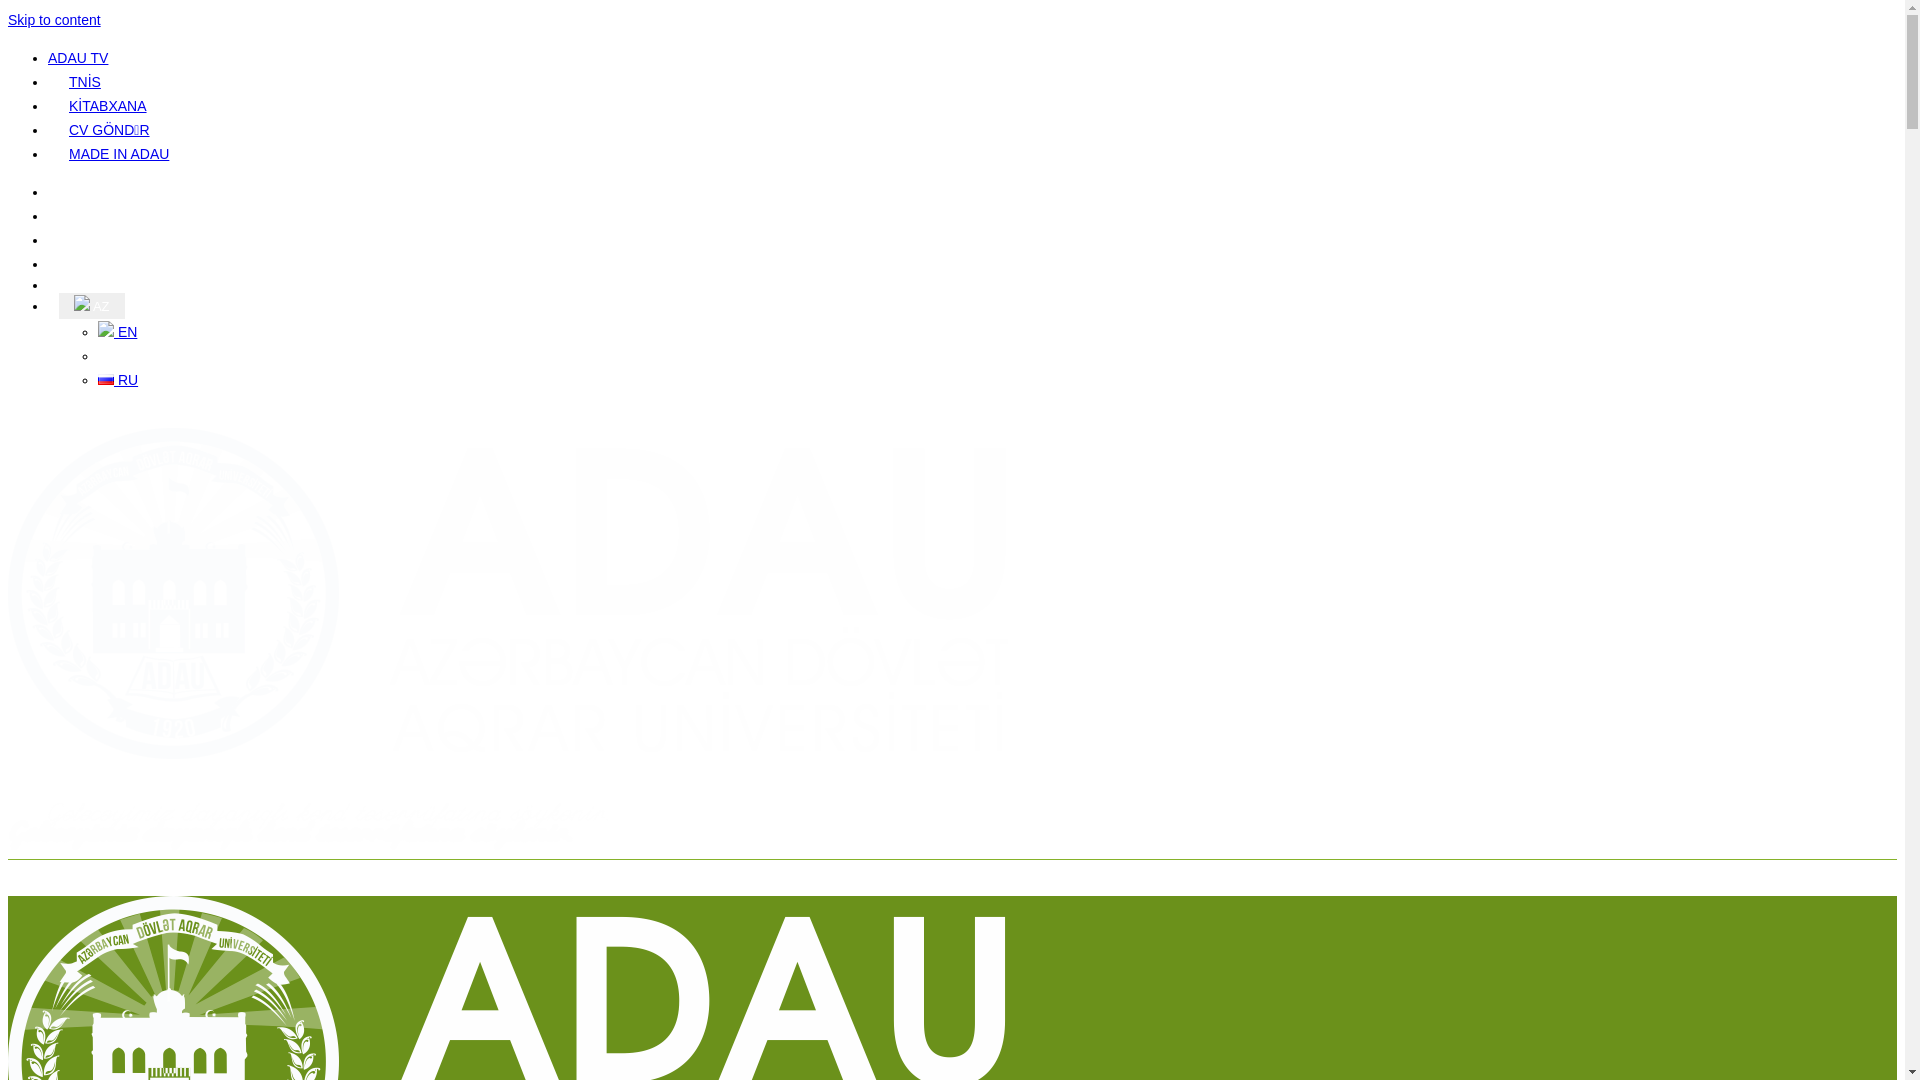 This screenshot has height=1080, width=1920. Describe the element at coordinates (77, 56) in the screenshot. I see `'ADAU TV'` at that location.